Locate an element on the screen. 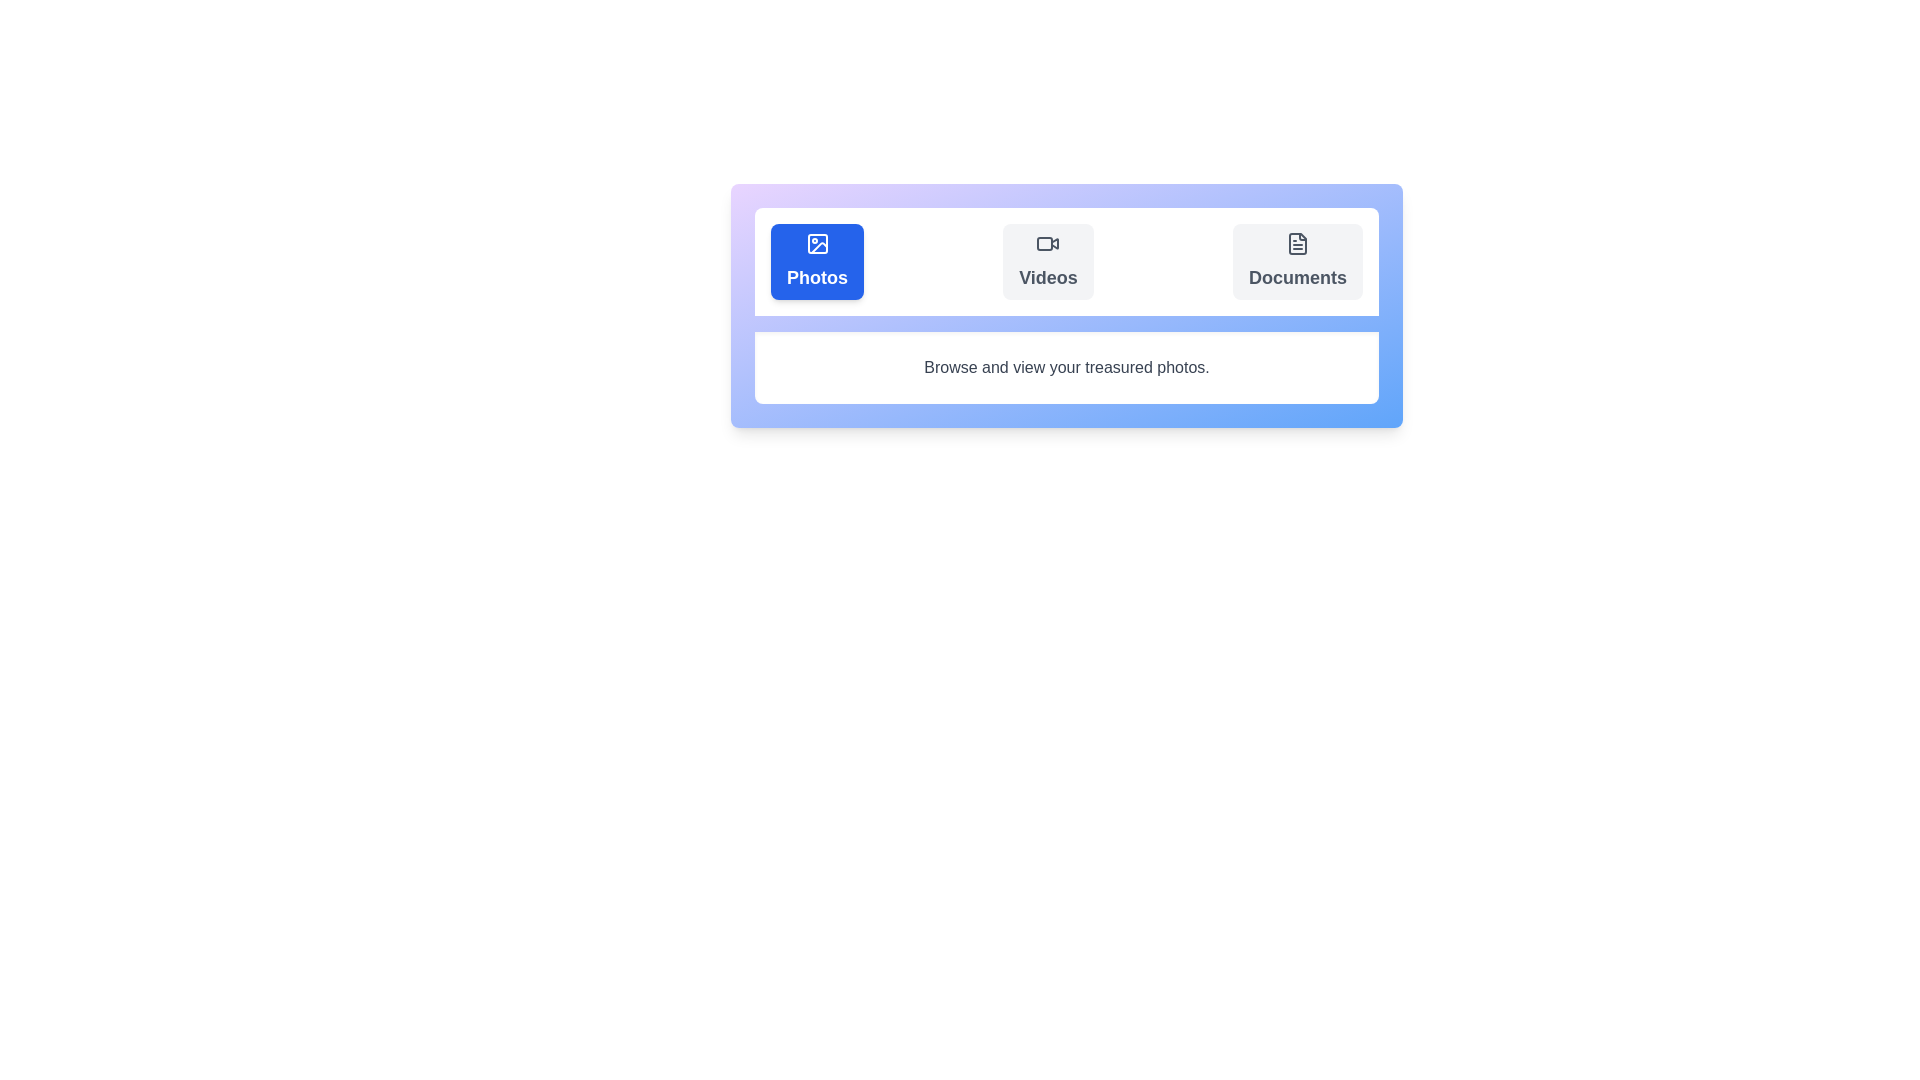  the play icon located centrally within the 'Videos' button, which is the second button in a row of three buttons at the top center of the interface is located at coordinates (1054, 242).